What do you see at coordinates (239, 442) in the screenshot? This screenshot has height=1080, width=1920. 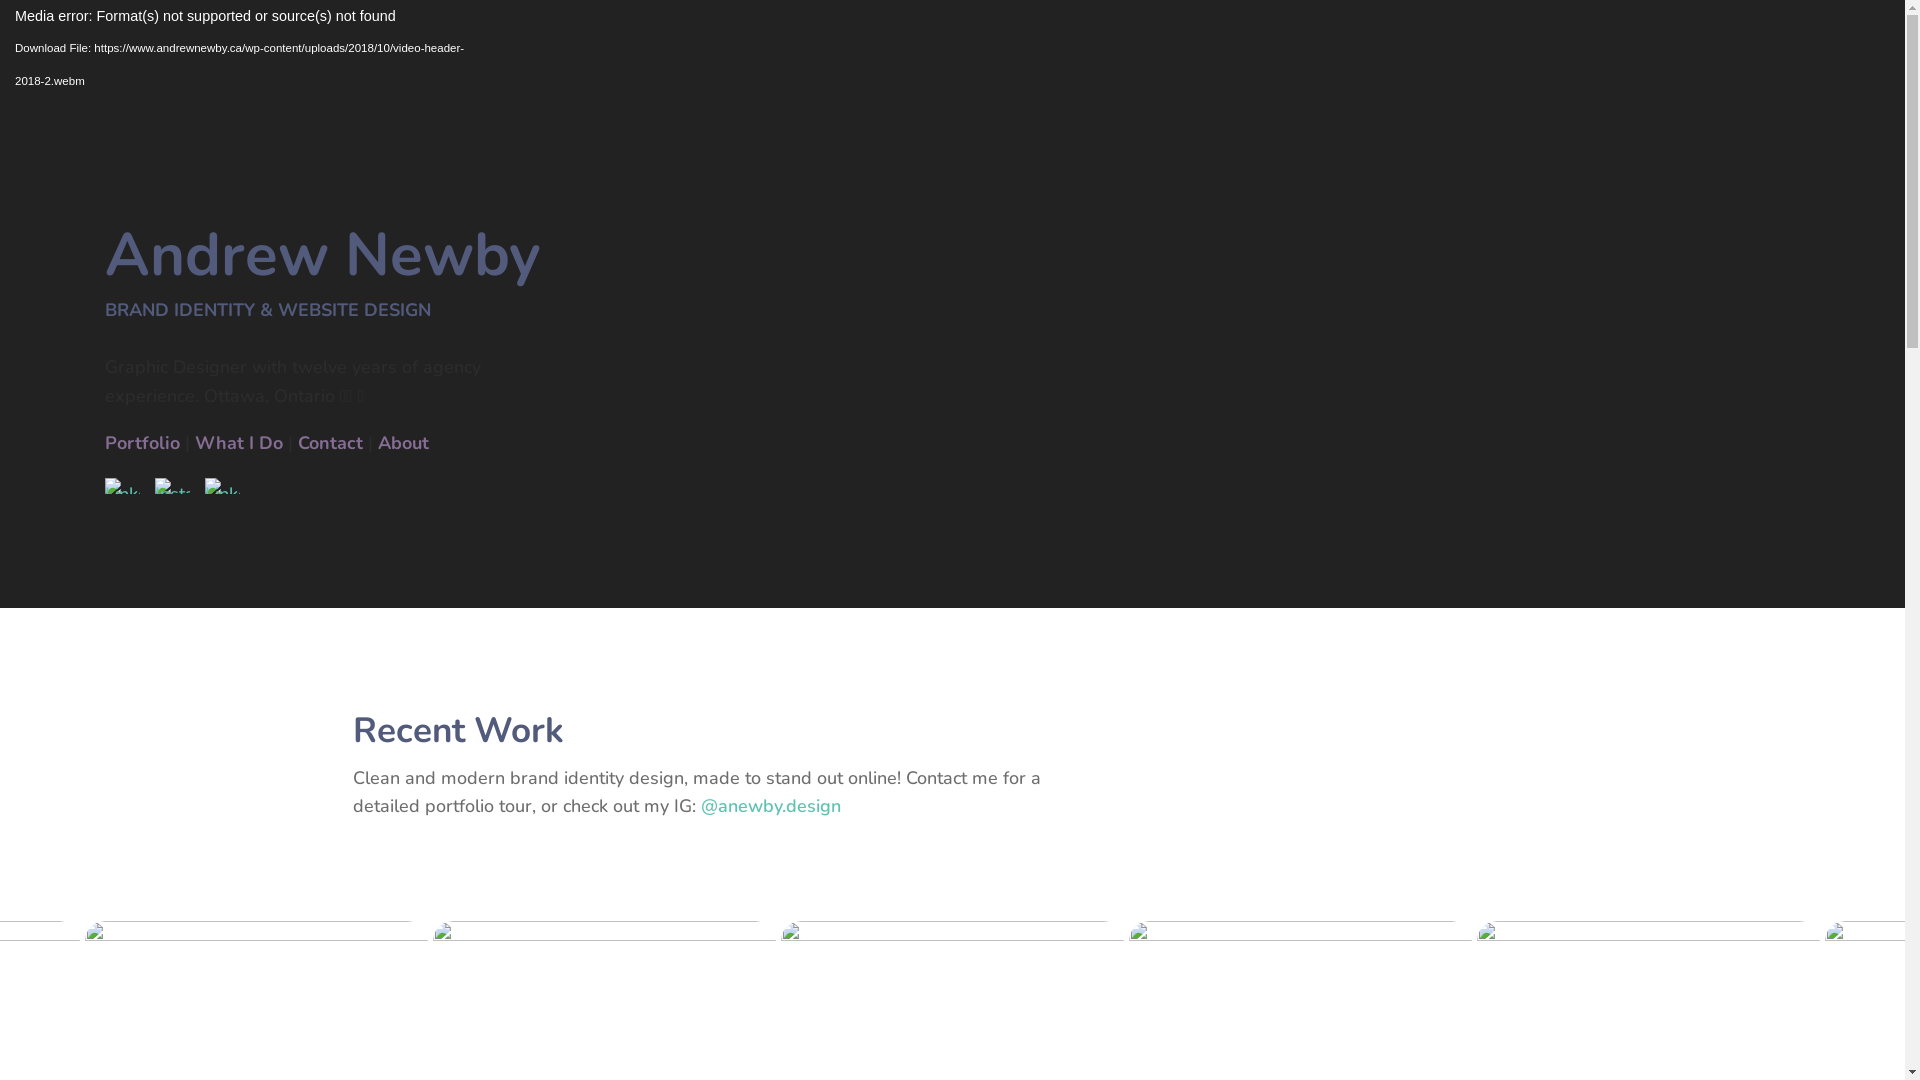 I see `'What I Do'` at bounding box center [239, 442].